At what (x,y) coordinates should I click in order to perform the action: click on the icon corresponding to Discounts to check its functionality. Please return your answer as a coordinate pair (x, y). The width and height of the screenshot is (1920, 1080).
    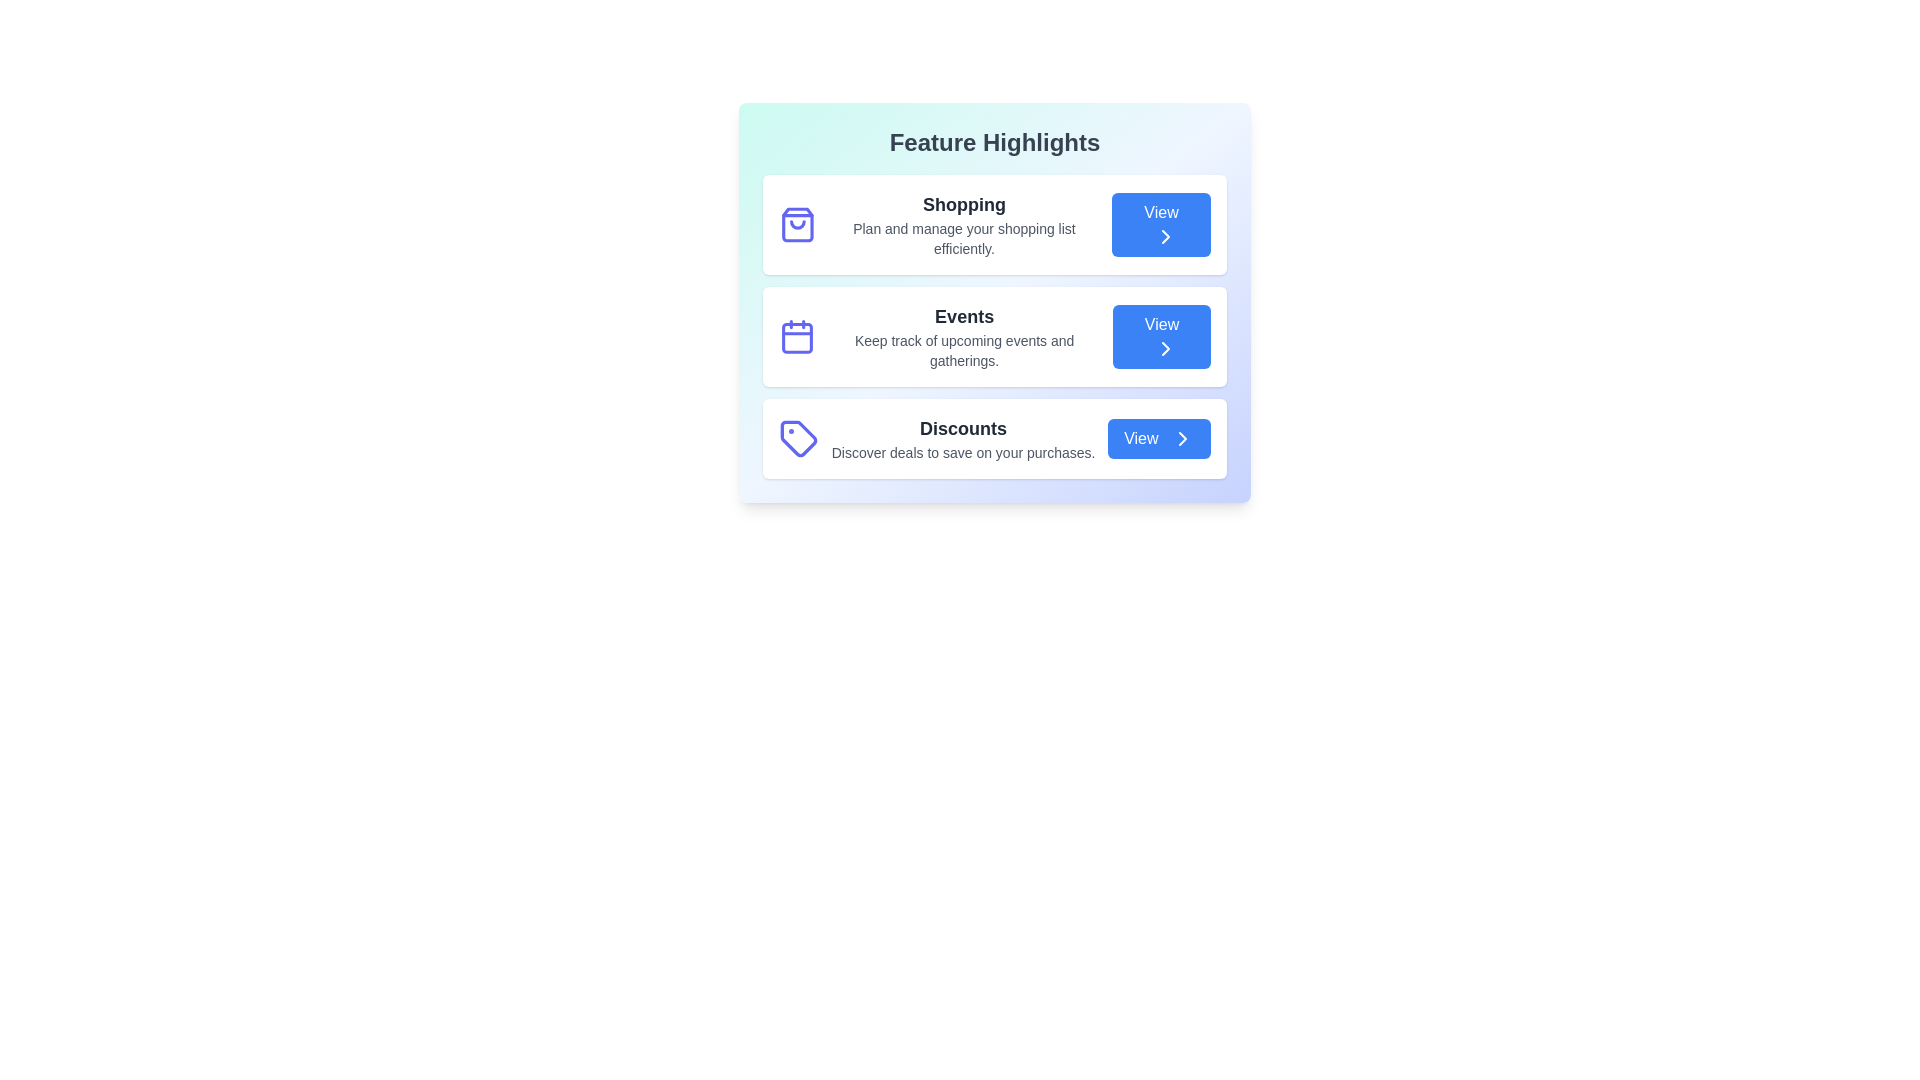
    Looking at the image, I should click on (797, 438).